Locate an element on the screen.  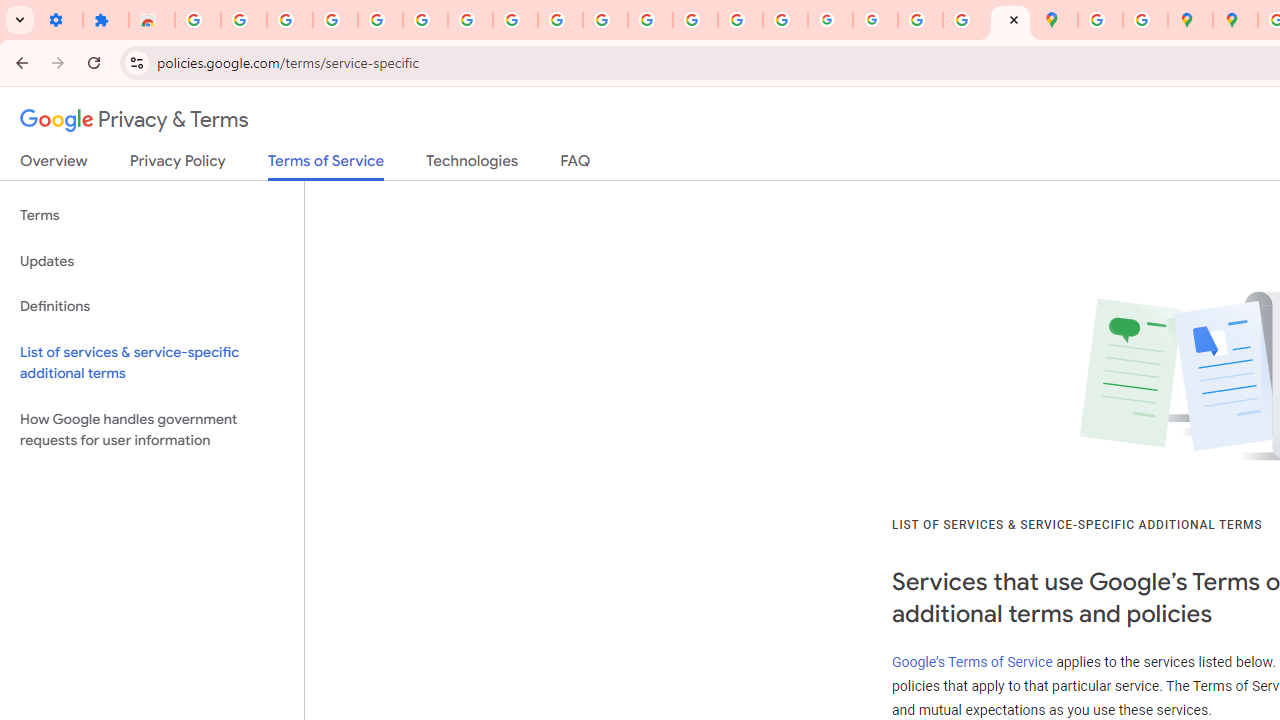
'Reviews: Helix Fruit Jump Arcade Game' is located at coordinates (151, 20).